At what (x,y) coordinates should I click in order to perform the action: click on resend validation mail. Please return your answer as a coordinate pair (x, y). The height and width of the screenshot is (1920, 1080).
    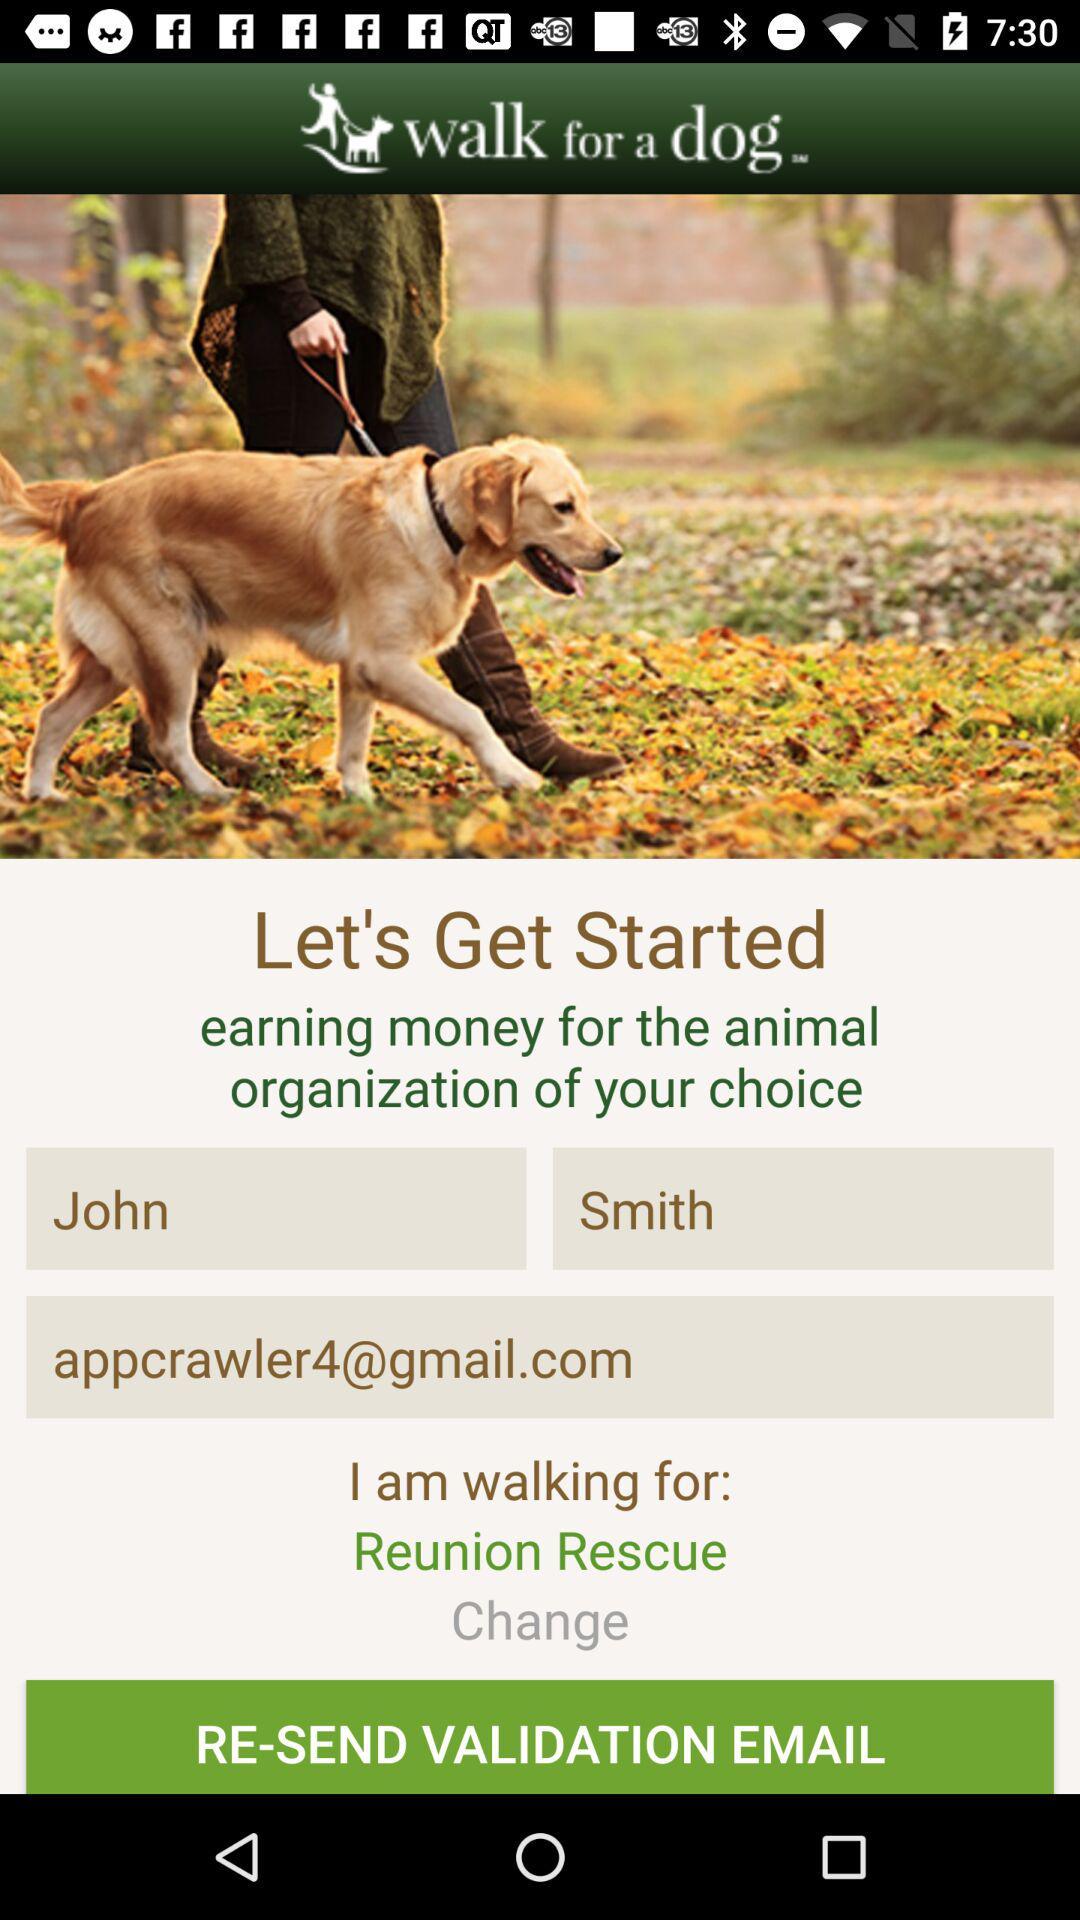
    Looking at the image, I should click on (540, 1736).